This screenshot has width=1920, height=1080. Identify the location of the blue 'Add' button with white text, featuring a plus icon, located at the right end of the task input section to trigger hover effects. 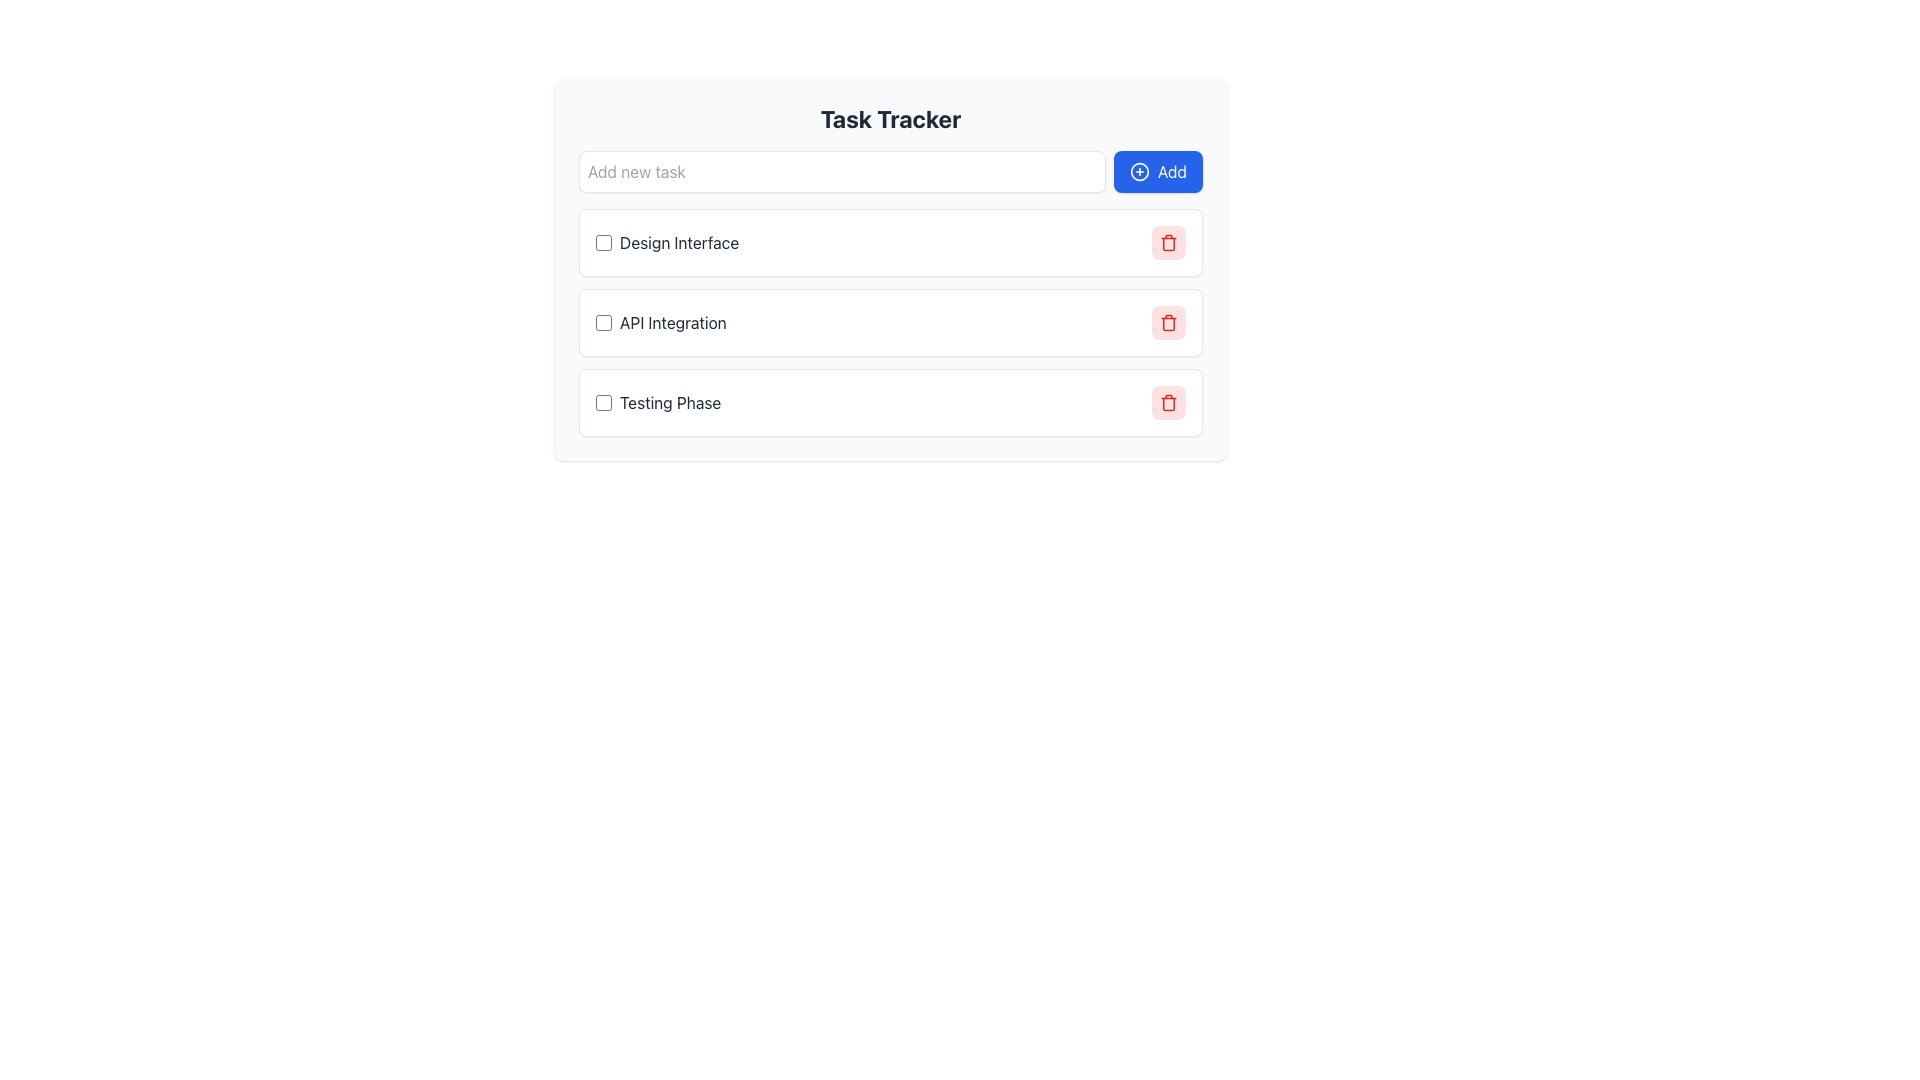
(1158, 171).